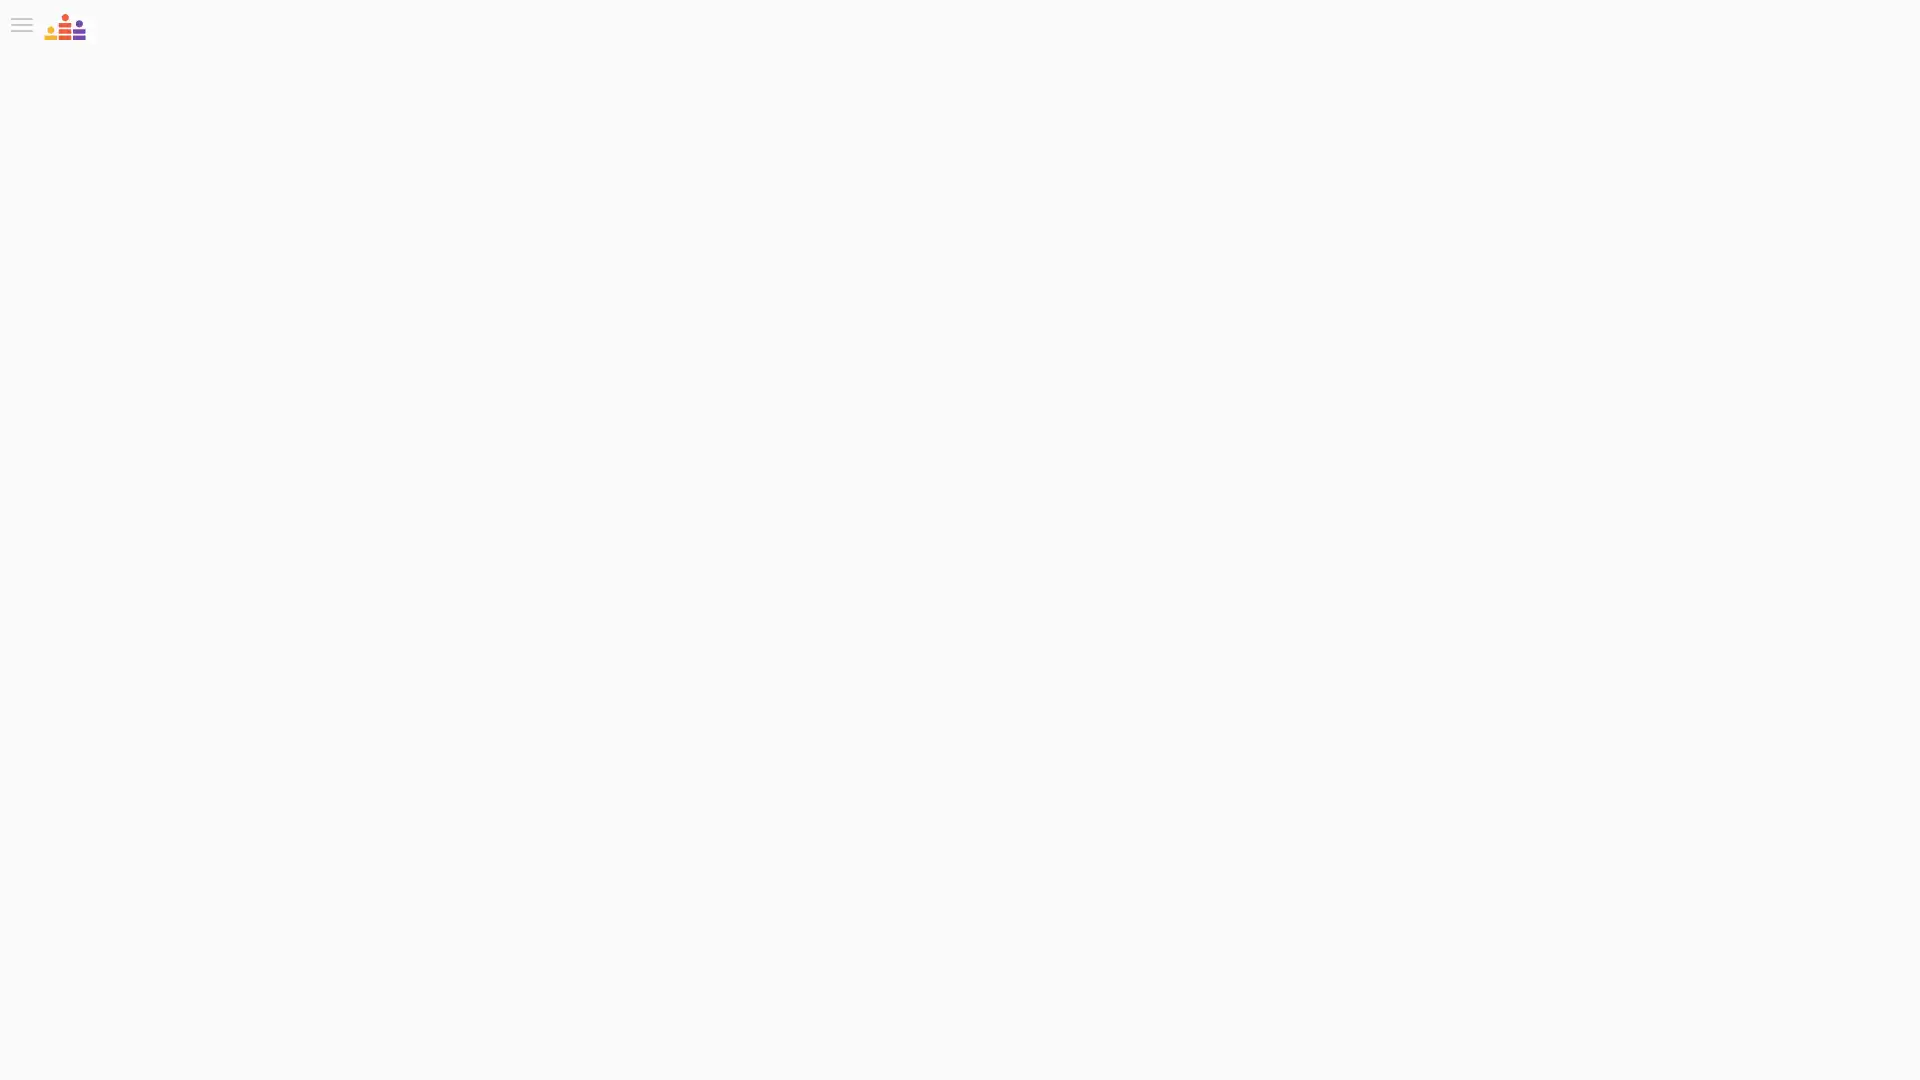  I want to click on Follow, so click(1358, 366).